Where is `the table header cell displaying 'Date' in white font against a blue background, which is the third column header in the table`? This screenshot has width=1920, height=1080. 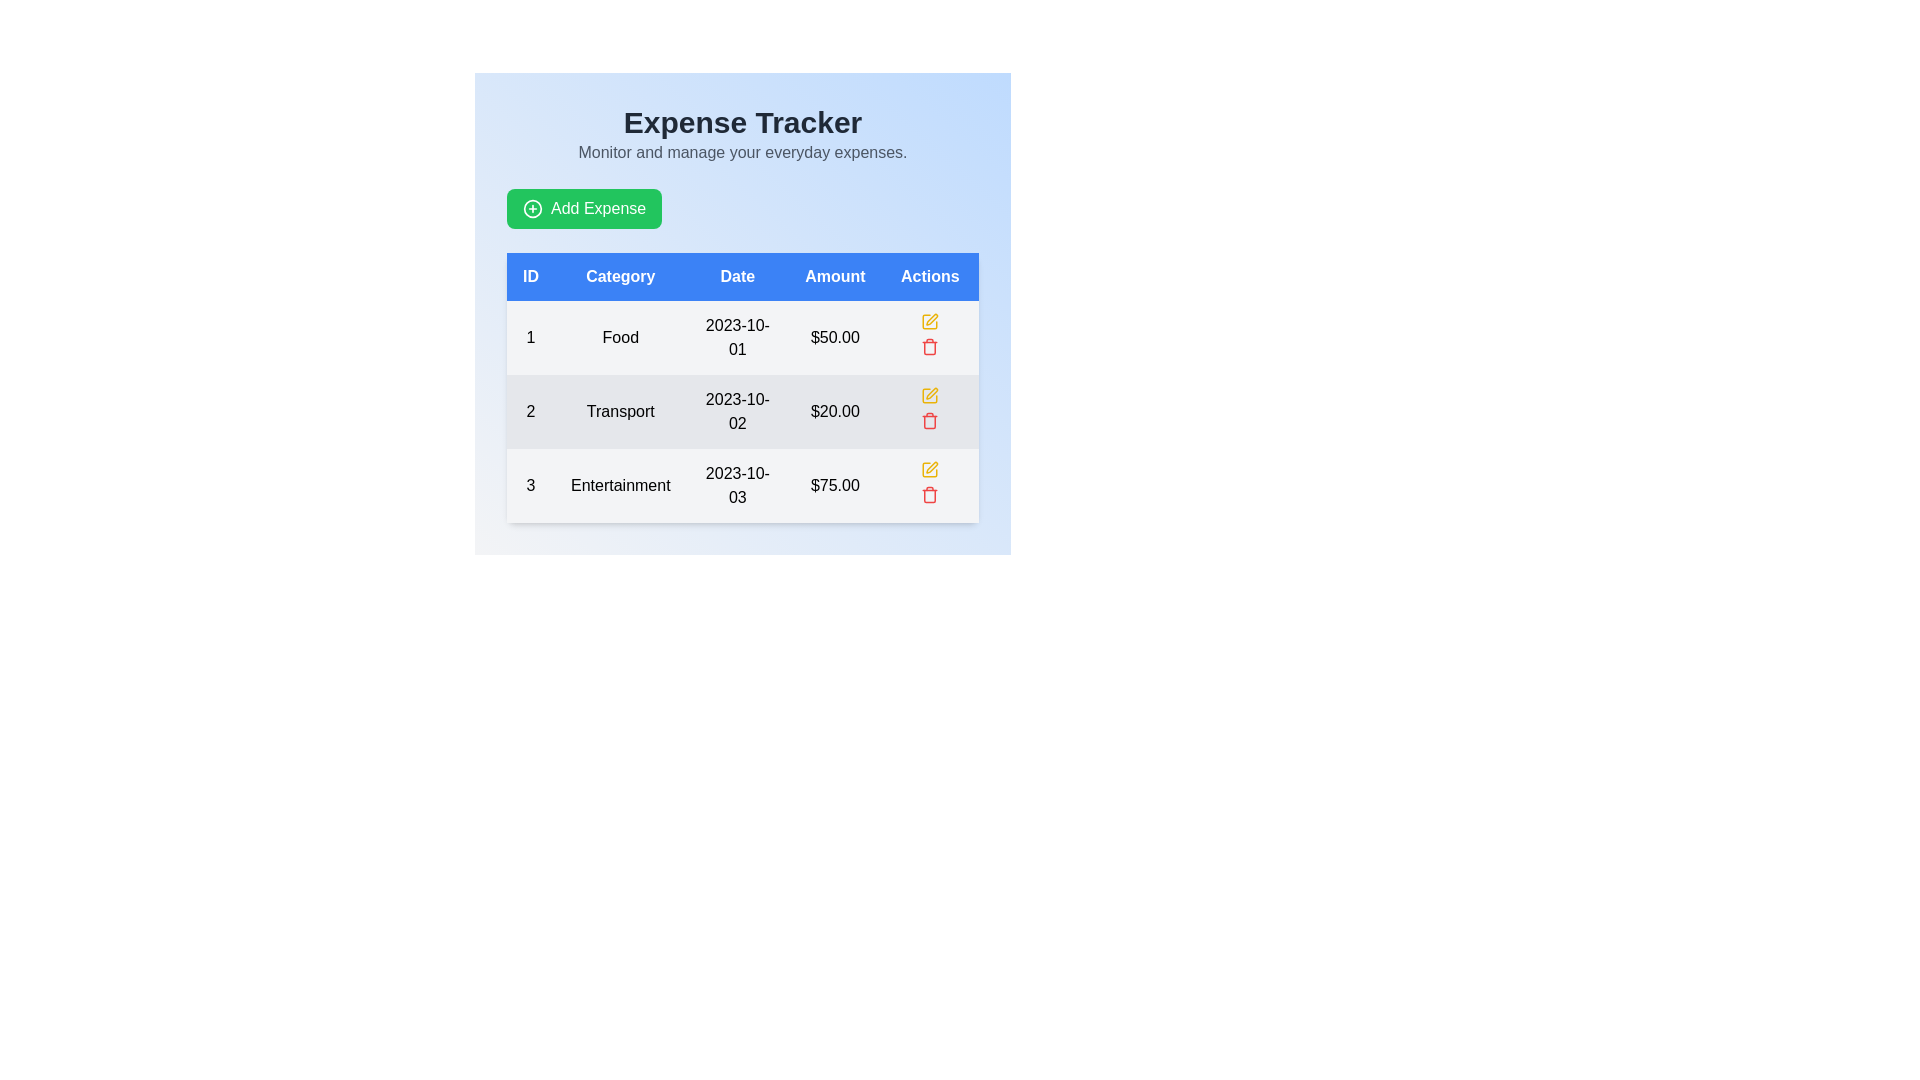
the table header cell displaying 'Date' in white font against a blue background, which is the third column header in the table is located at coordinates (736, 277).